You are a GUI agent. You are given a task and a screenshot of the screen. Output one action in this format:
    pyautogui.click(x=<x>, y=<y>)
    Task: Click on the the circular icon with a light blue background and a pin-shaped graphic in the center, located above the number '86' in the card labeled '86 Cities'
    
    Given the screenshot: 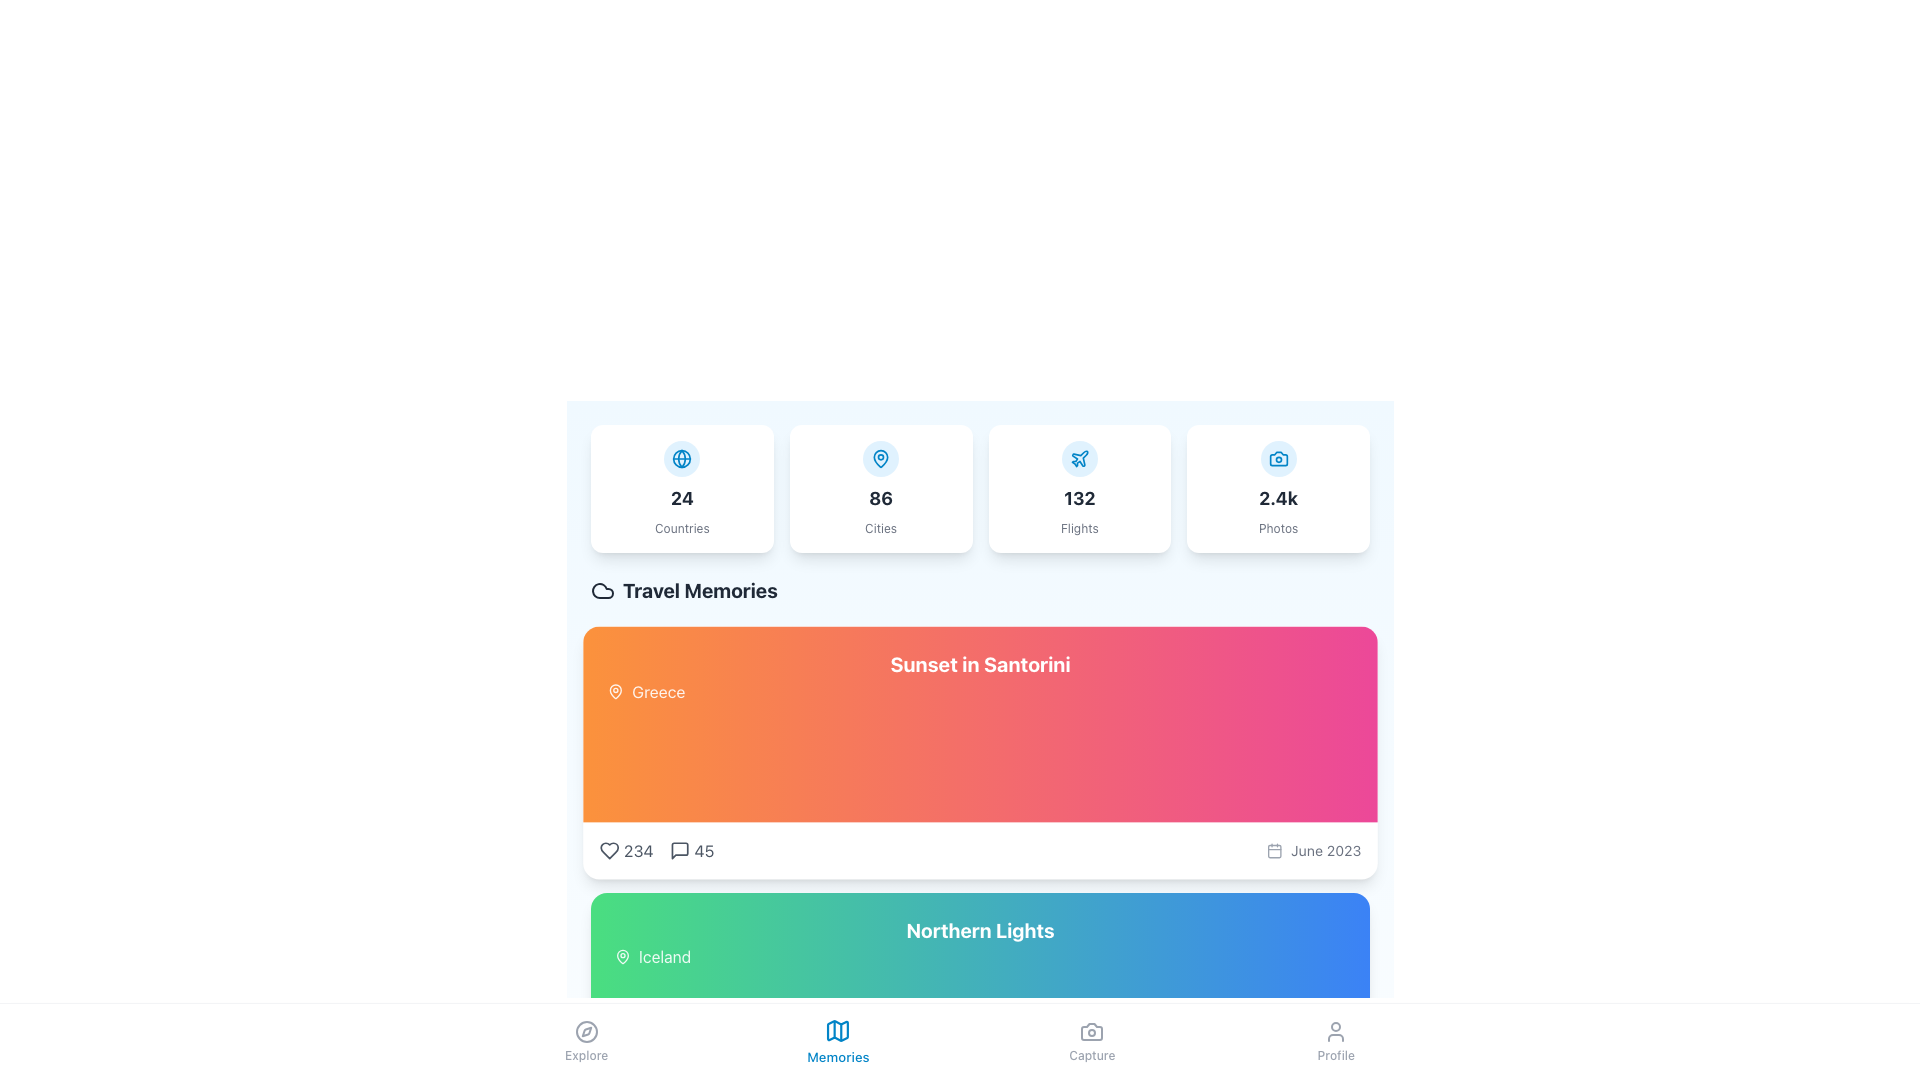 What is the action you would take?
    pyautogui.click(x=880, y=459)
    